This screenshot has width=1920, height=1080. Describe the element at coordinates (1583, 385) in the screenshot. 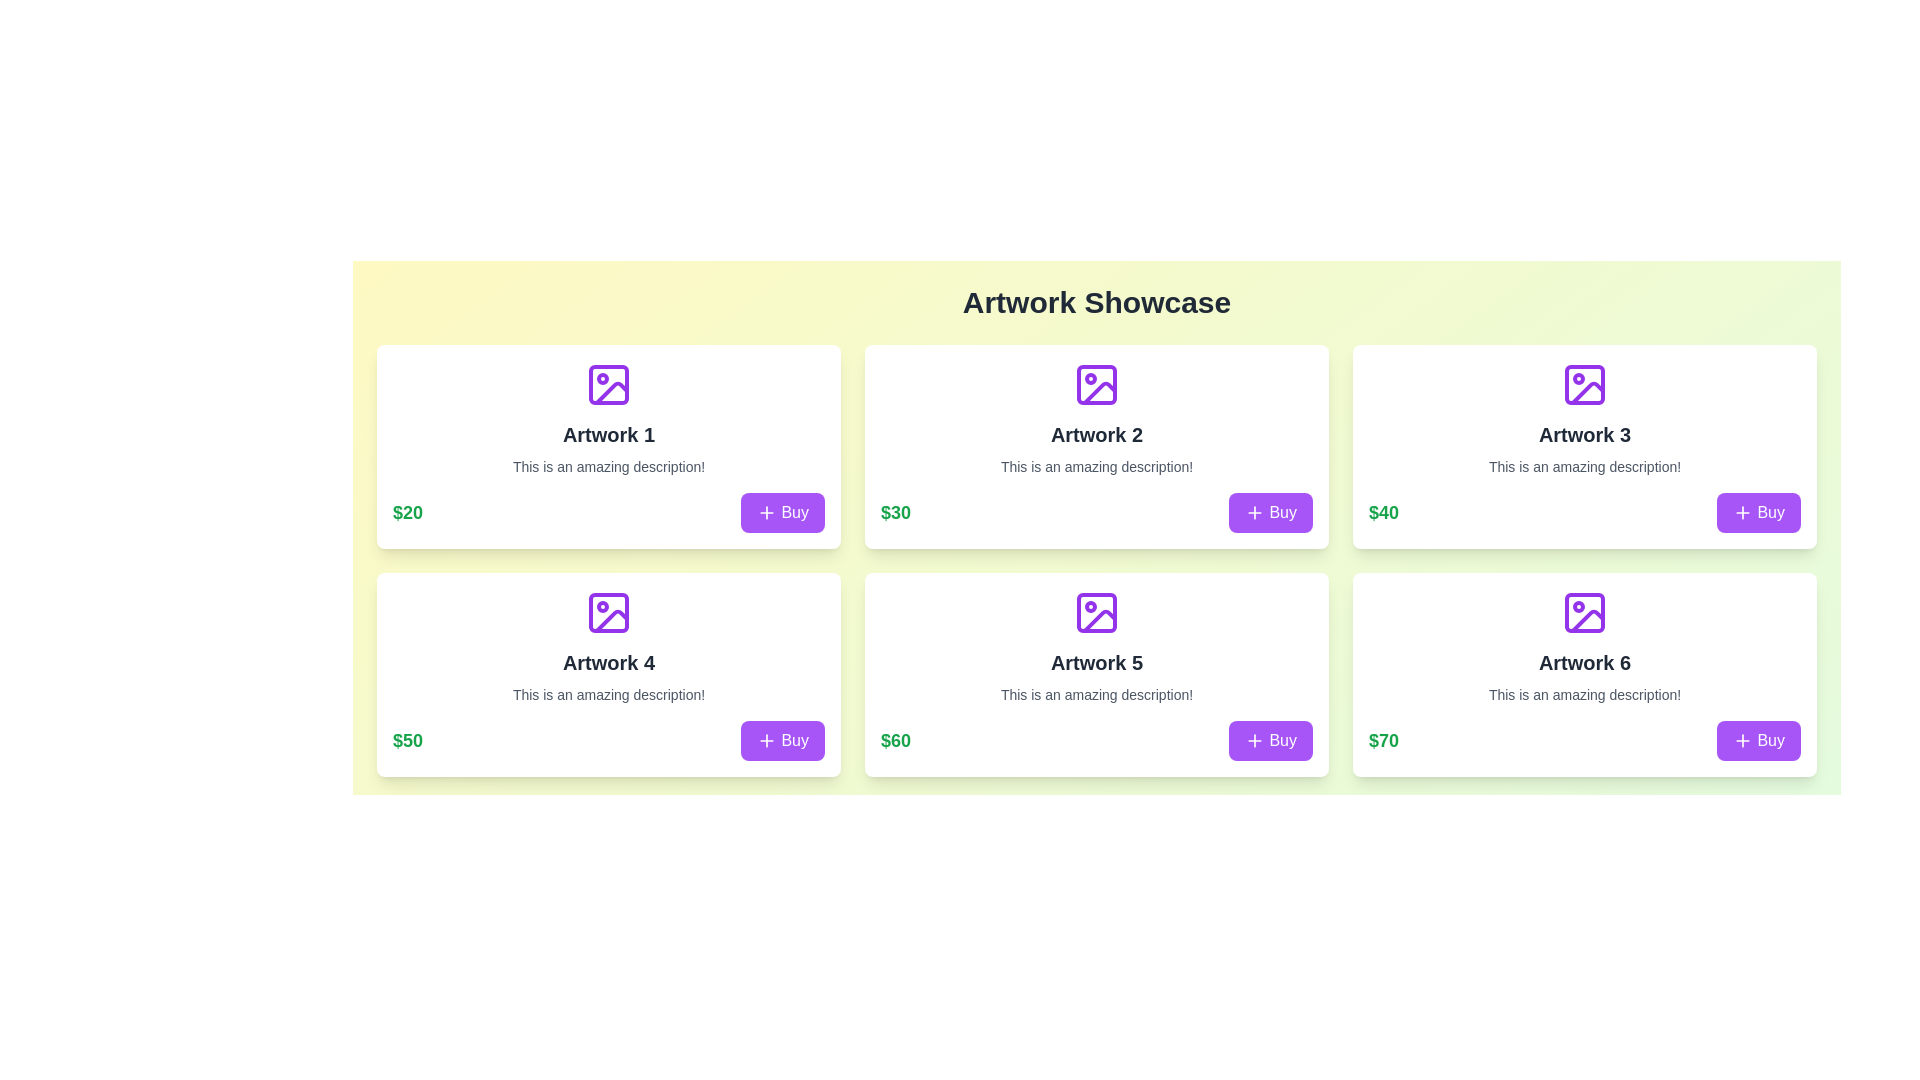

I see `the decorative graphical icon symbolizing the artwork associated with the card labeled 'Artwork 3' located in the top-right section of the multi-card layout` at that location.